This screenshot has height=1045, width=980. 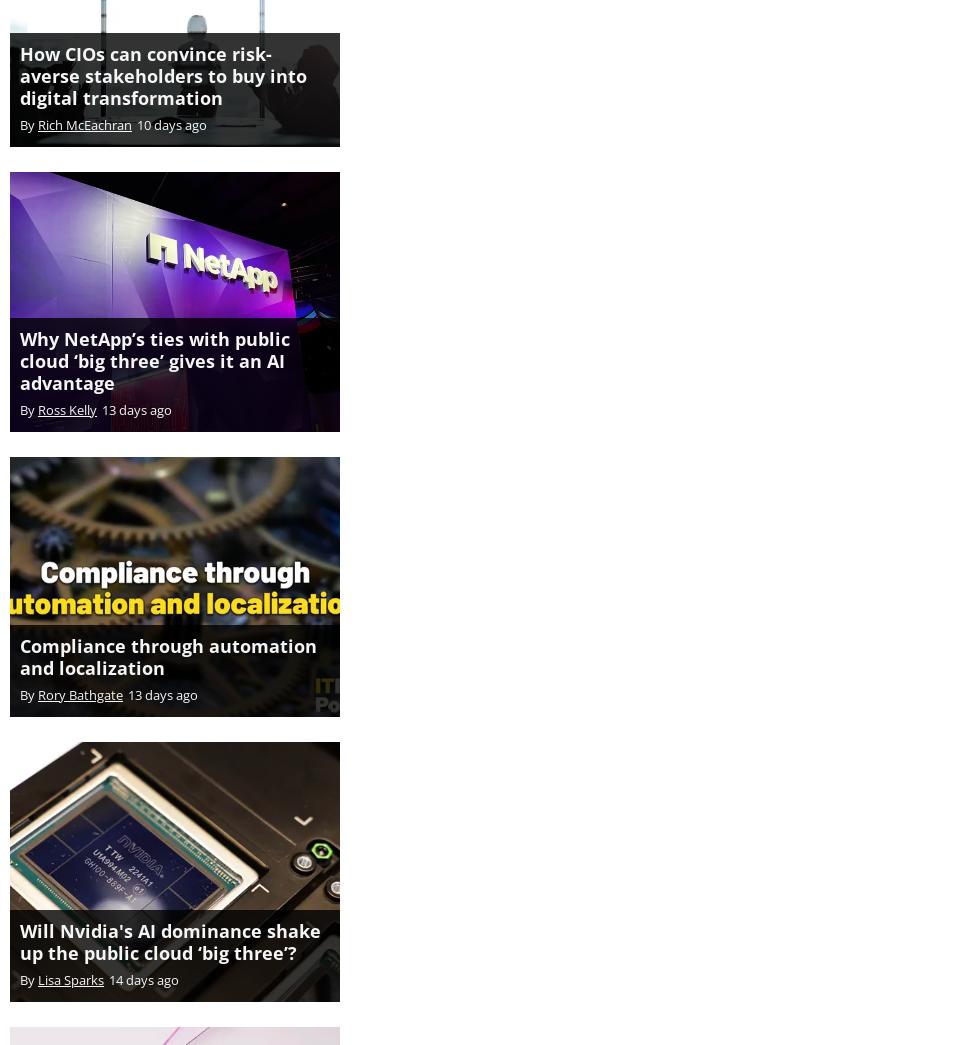 I want to click on 'How CIOs can convince risk-averse stakeholders to buy into digital transformation', so click(x=163, y=53).